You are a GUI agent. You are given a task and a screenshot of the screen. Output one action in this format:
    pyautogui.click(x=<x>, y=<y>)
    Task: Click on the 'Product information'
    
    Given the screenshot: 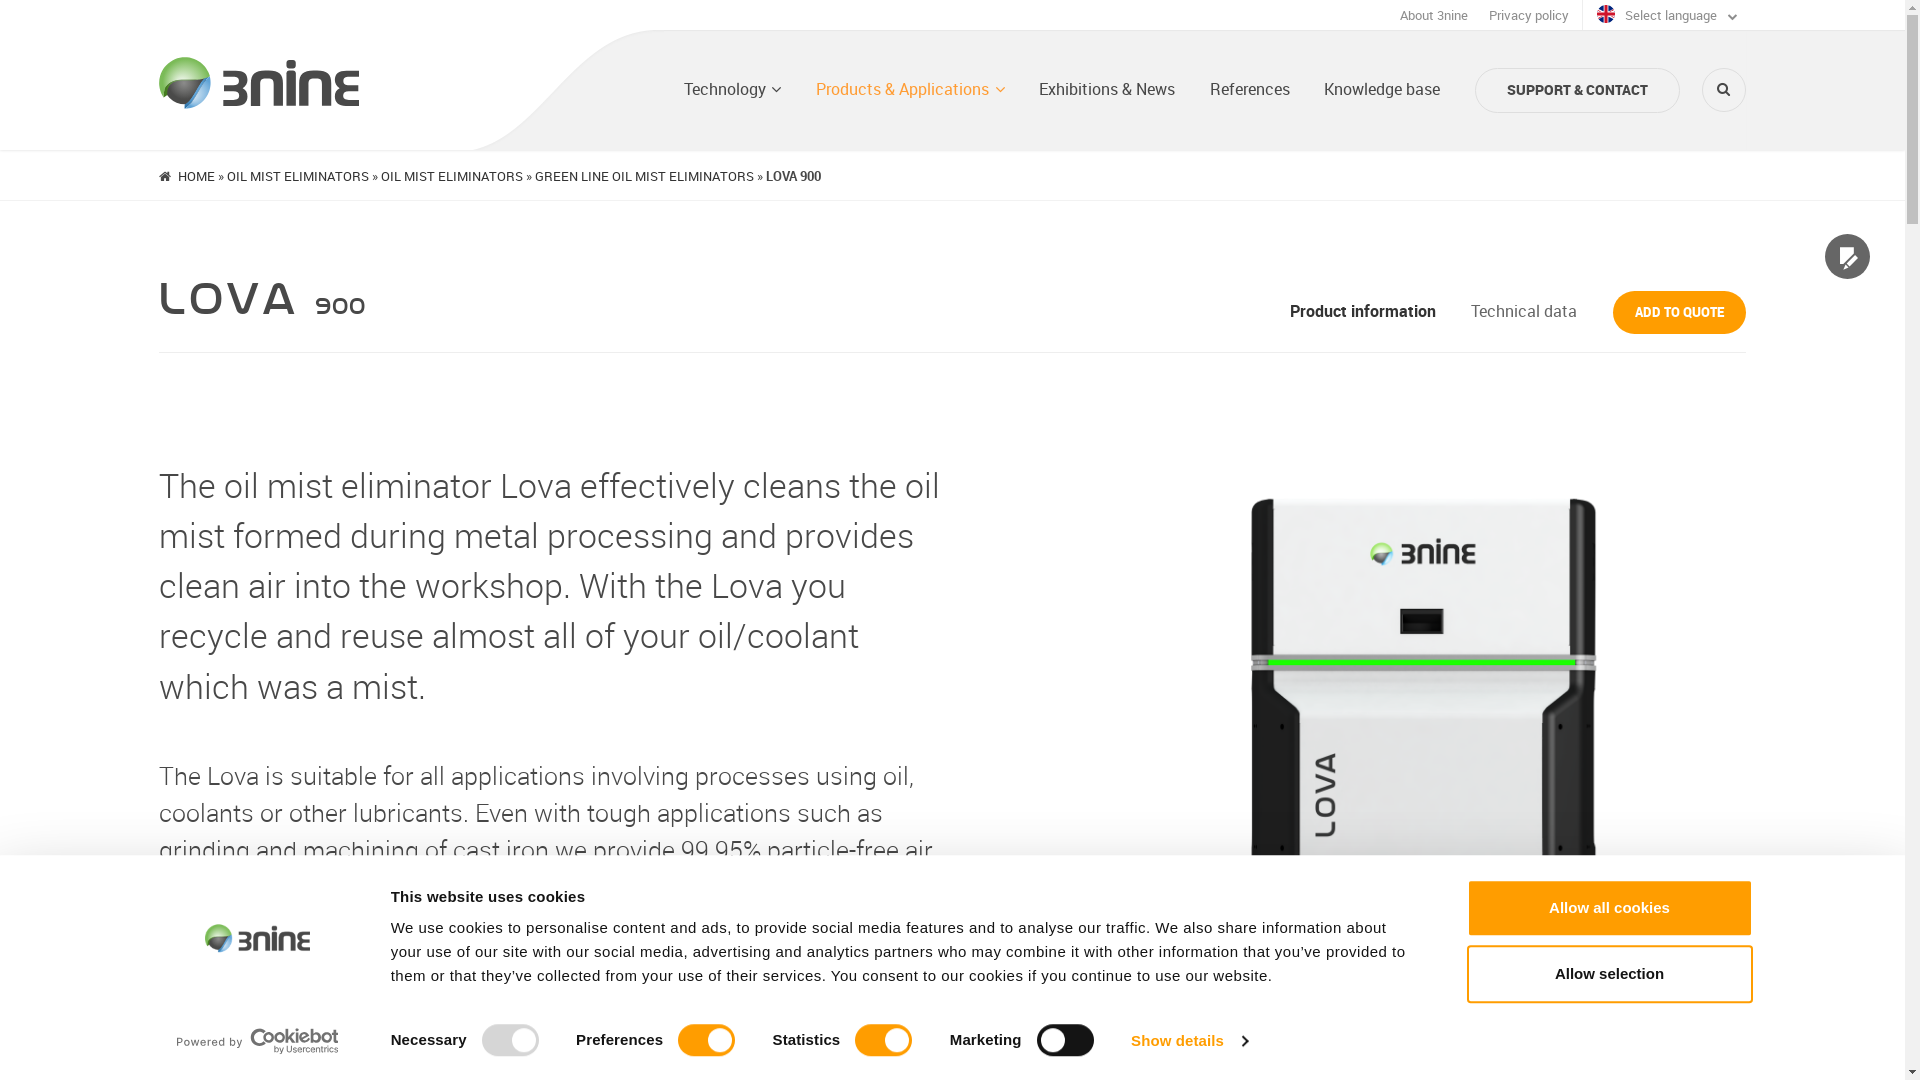 What is the action you would take?
    pyautogui.click(x=1290, y=311)
    